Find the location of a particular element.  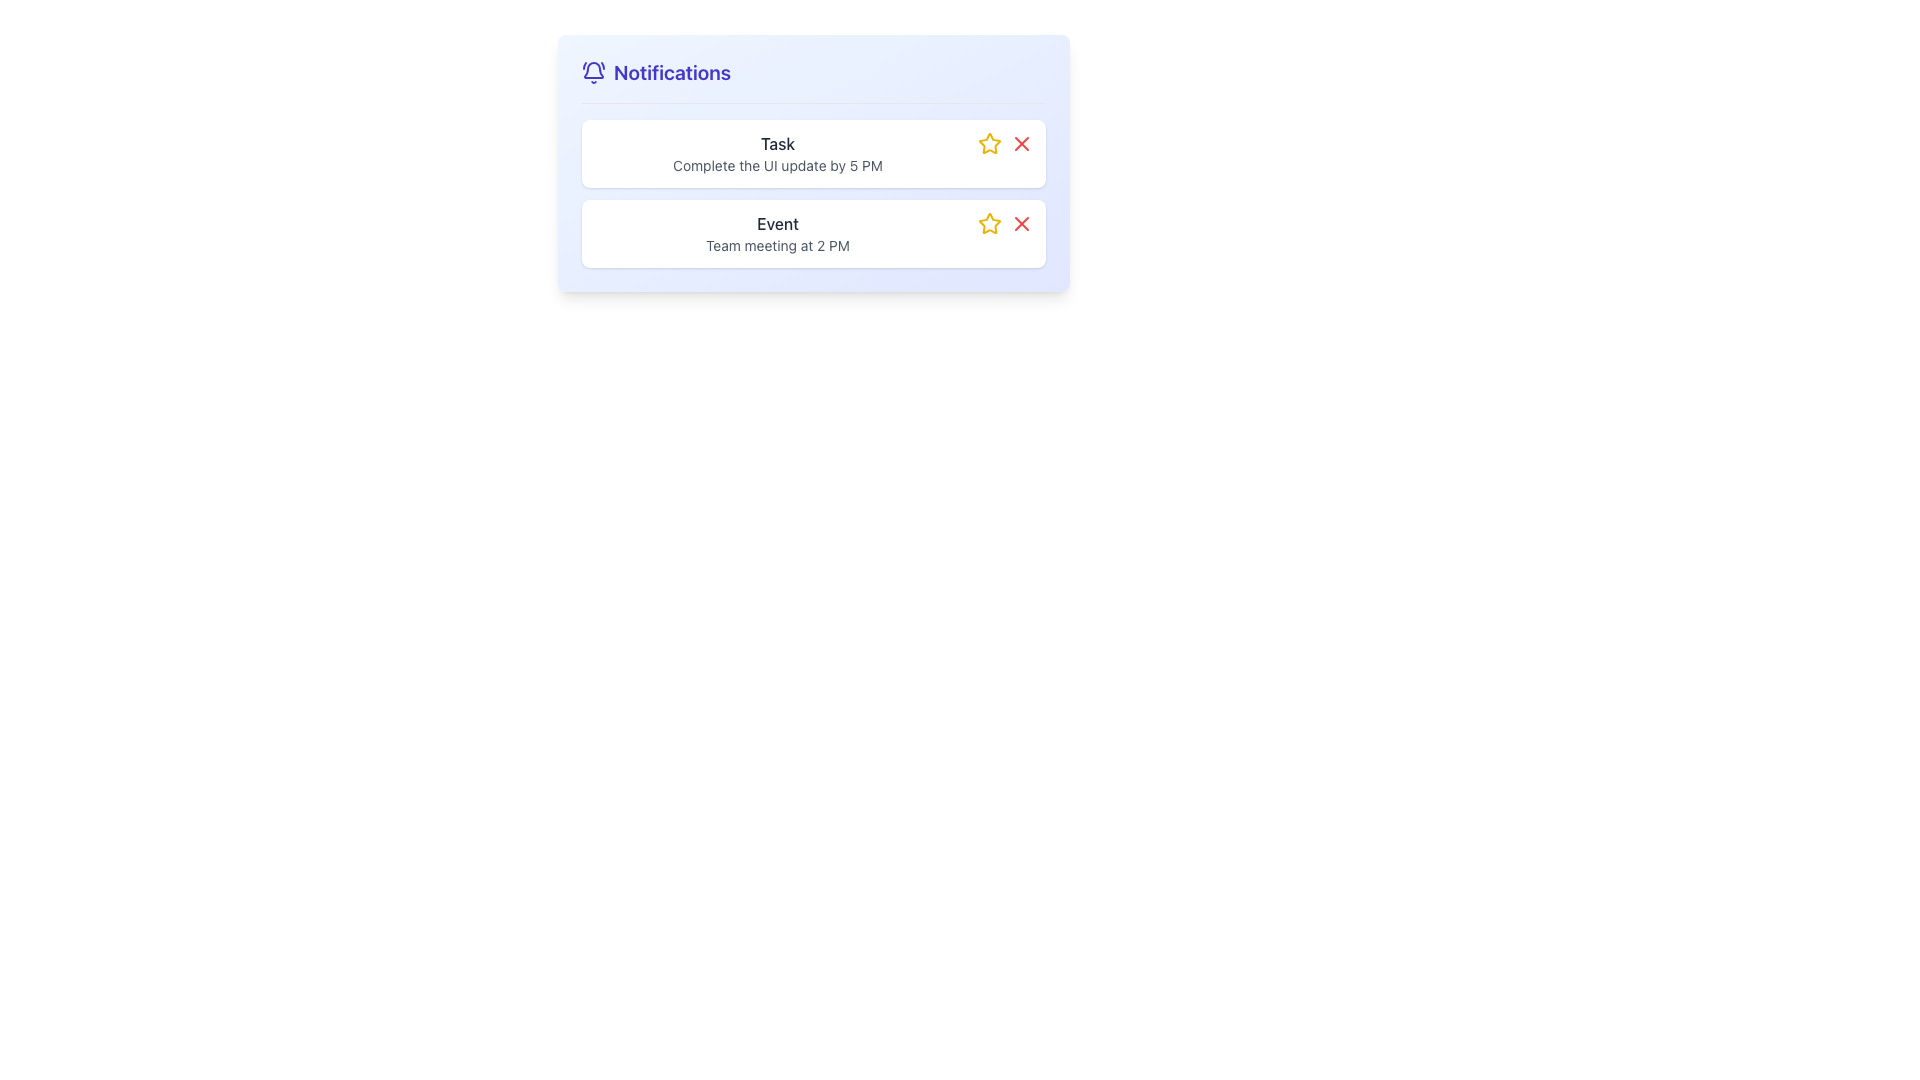

the Static Text that serves as the title for the 'Event' notification, which is the first line of text within the second card of the notification list is located at coordinates (776, 223).